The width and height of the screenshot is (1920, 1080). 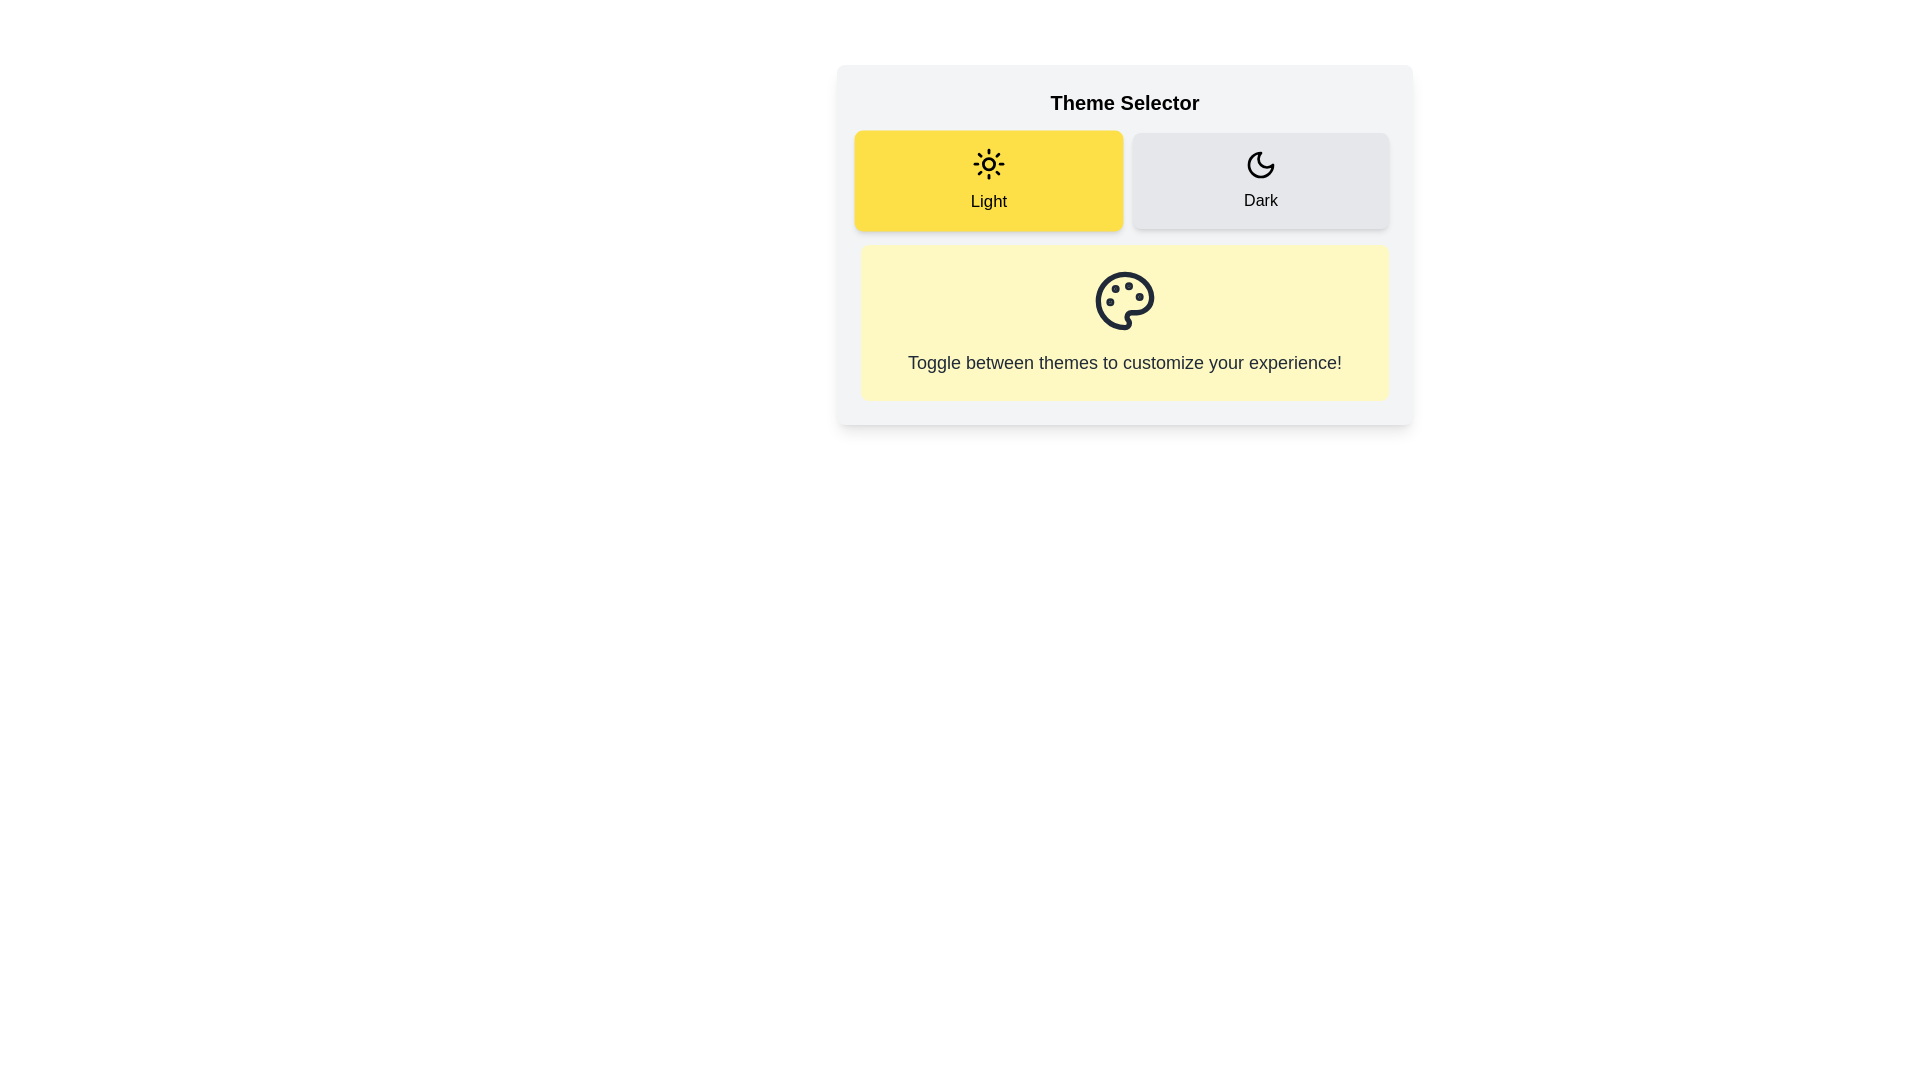 I want to click on the text label that describes the 'Light' theme option, located below the sun icon in the Theme Selector interface, so click(x=988, y=201).